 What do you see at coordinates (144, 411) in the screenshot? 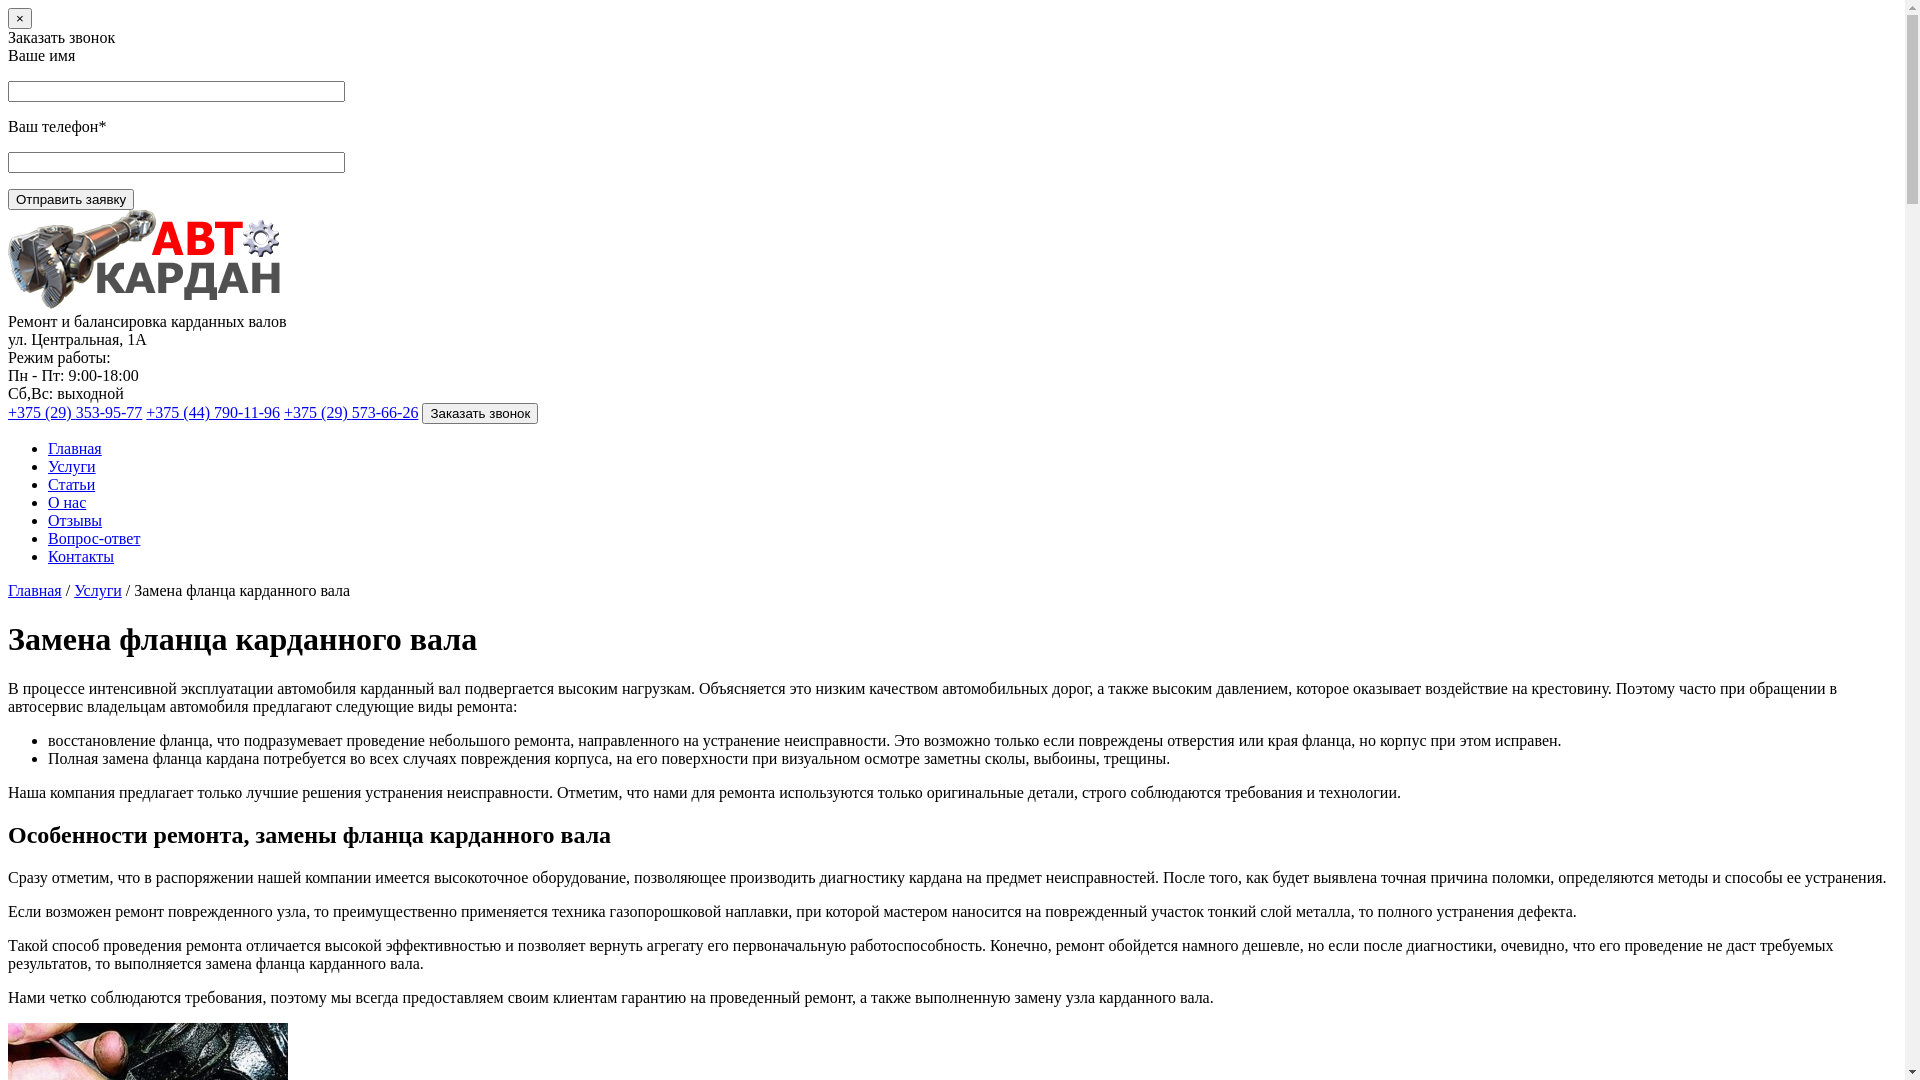
I see `'+375 (44) 790-11-96'` at bounding box center [144, 411].